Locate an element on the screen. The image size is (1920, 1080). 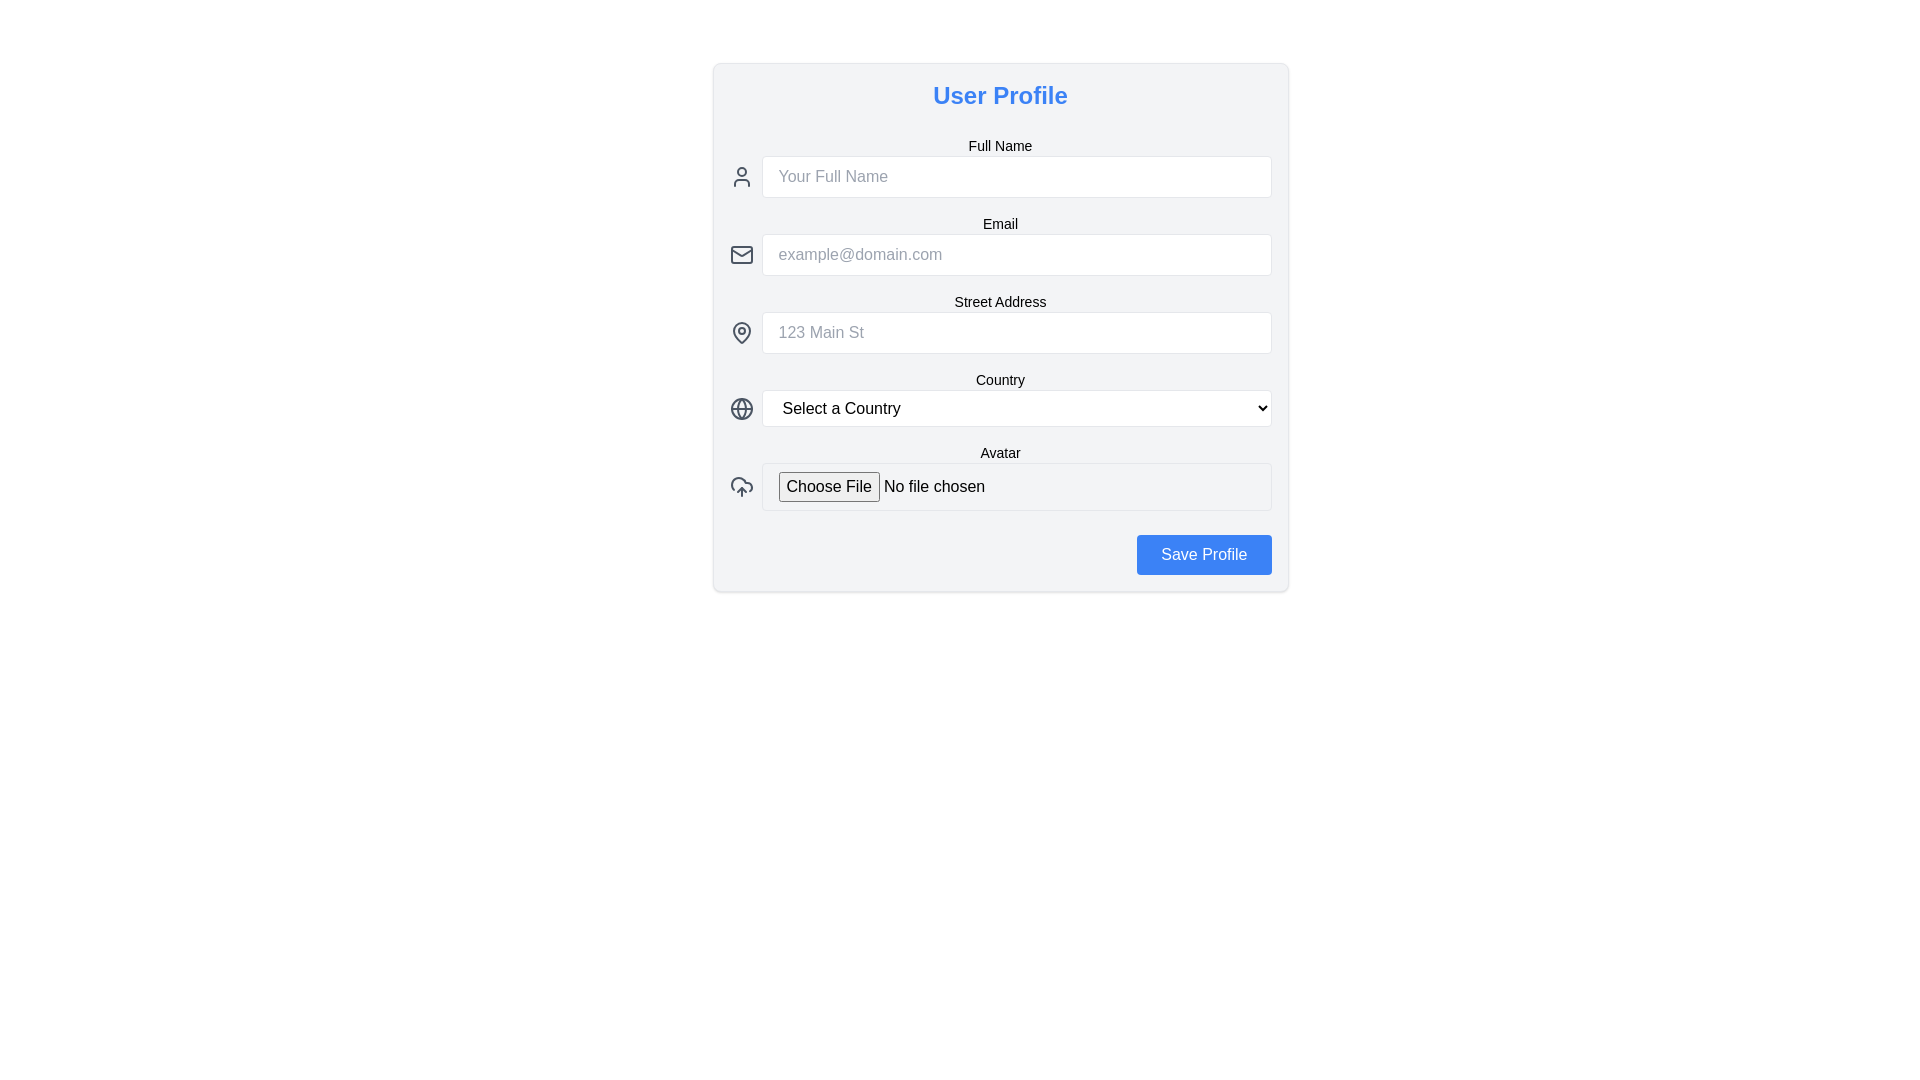
the text label displaying 'Country' which is located above the 'Select a Country' dropdown in the 'User Profile' form is located at coordinates (1000, 380).